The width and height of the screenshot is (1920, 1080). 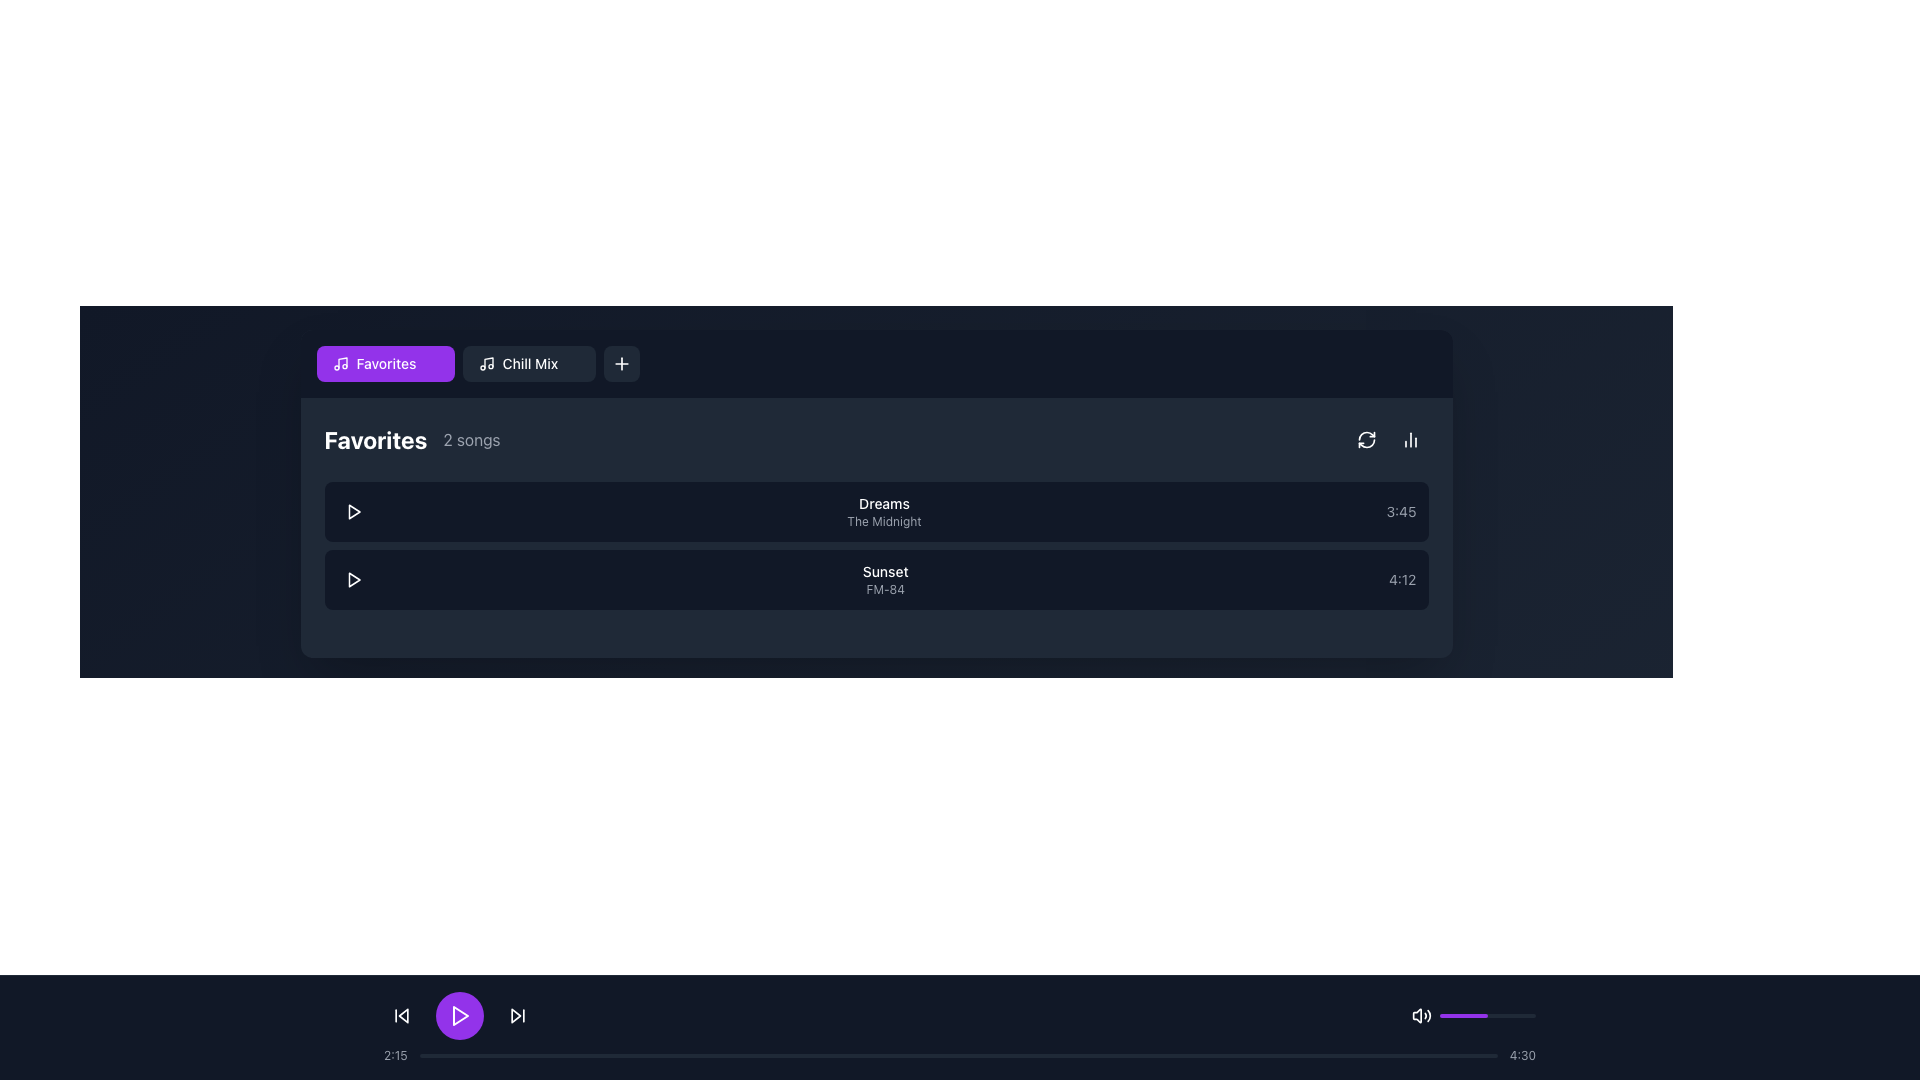 I want to click on the playback position, so click(x=1241, y=1055).